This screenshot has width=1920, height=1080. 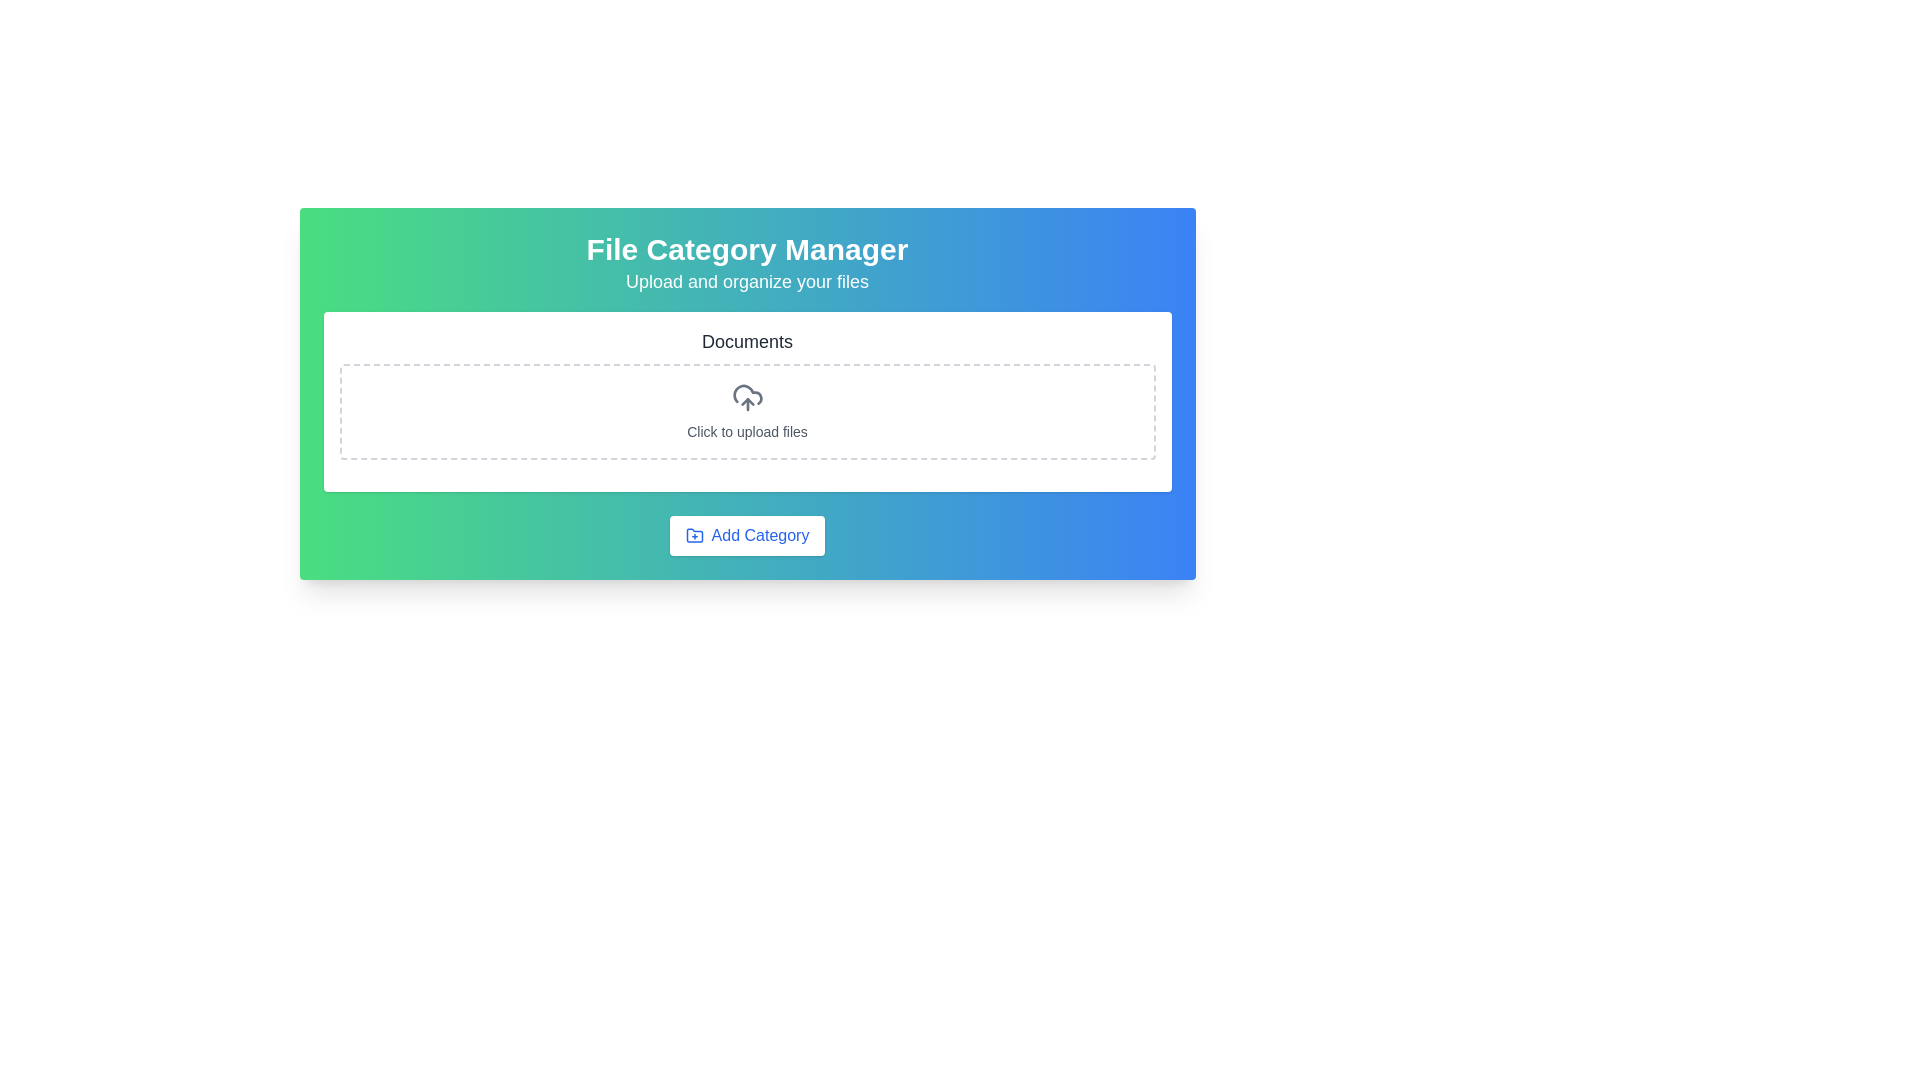 What do you see at coordinates (746, 397) in the screenshot?
I see `the cloud icon with an upward arrow` at bounding box center [746, 397].